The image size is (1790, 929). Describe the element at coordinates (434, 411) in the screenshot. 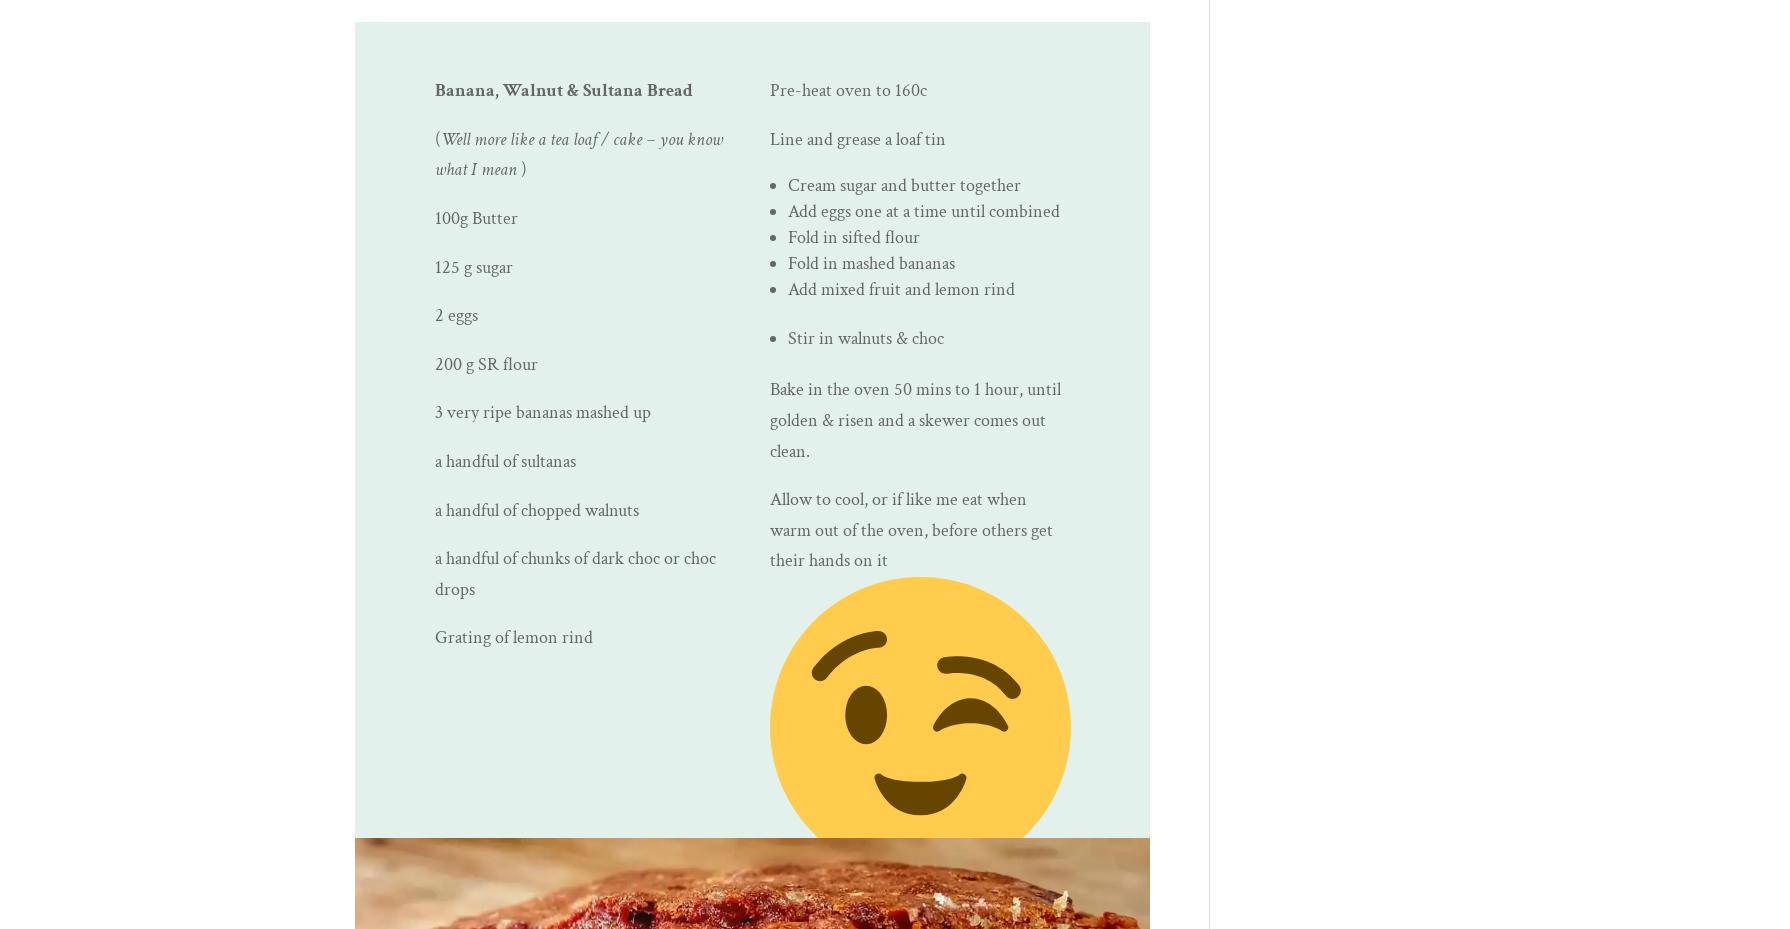

I see `'3 very ripe bananas mashed up'` at that location.